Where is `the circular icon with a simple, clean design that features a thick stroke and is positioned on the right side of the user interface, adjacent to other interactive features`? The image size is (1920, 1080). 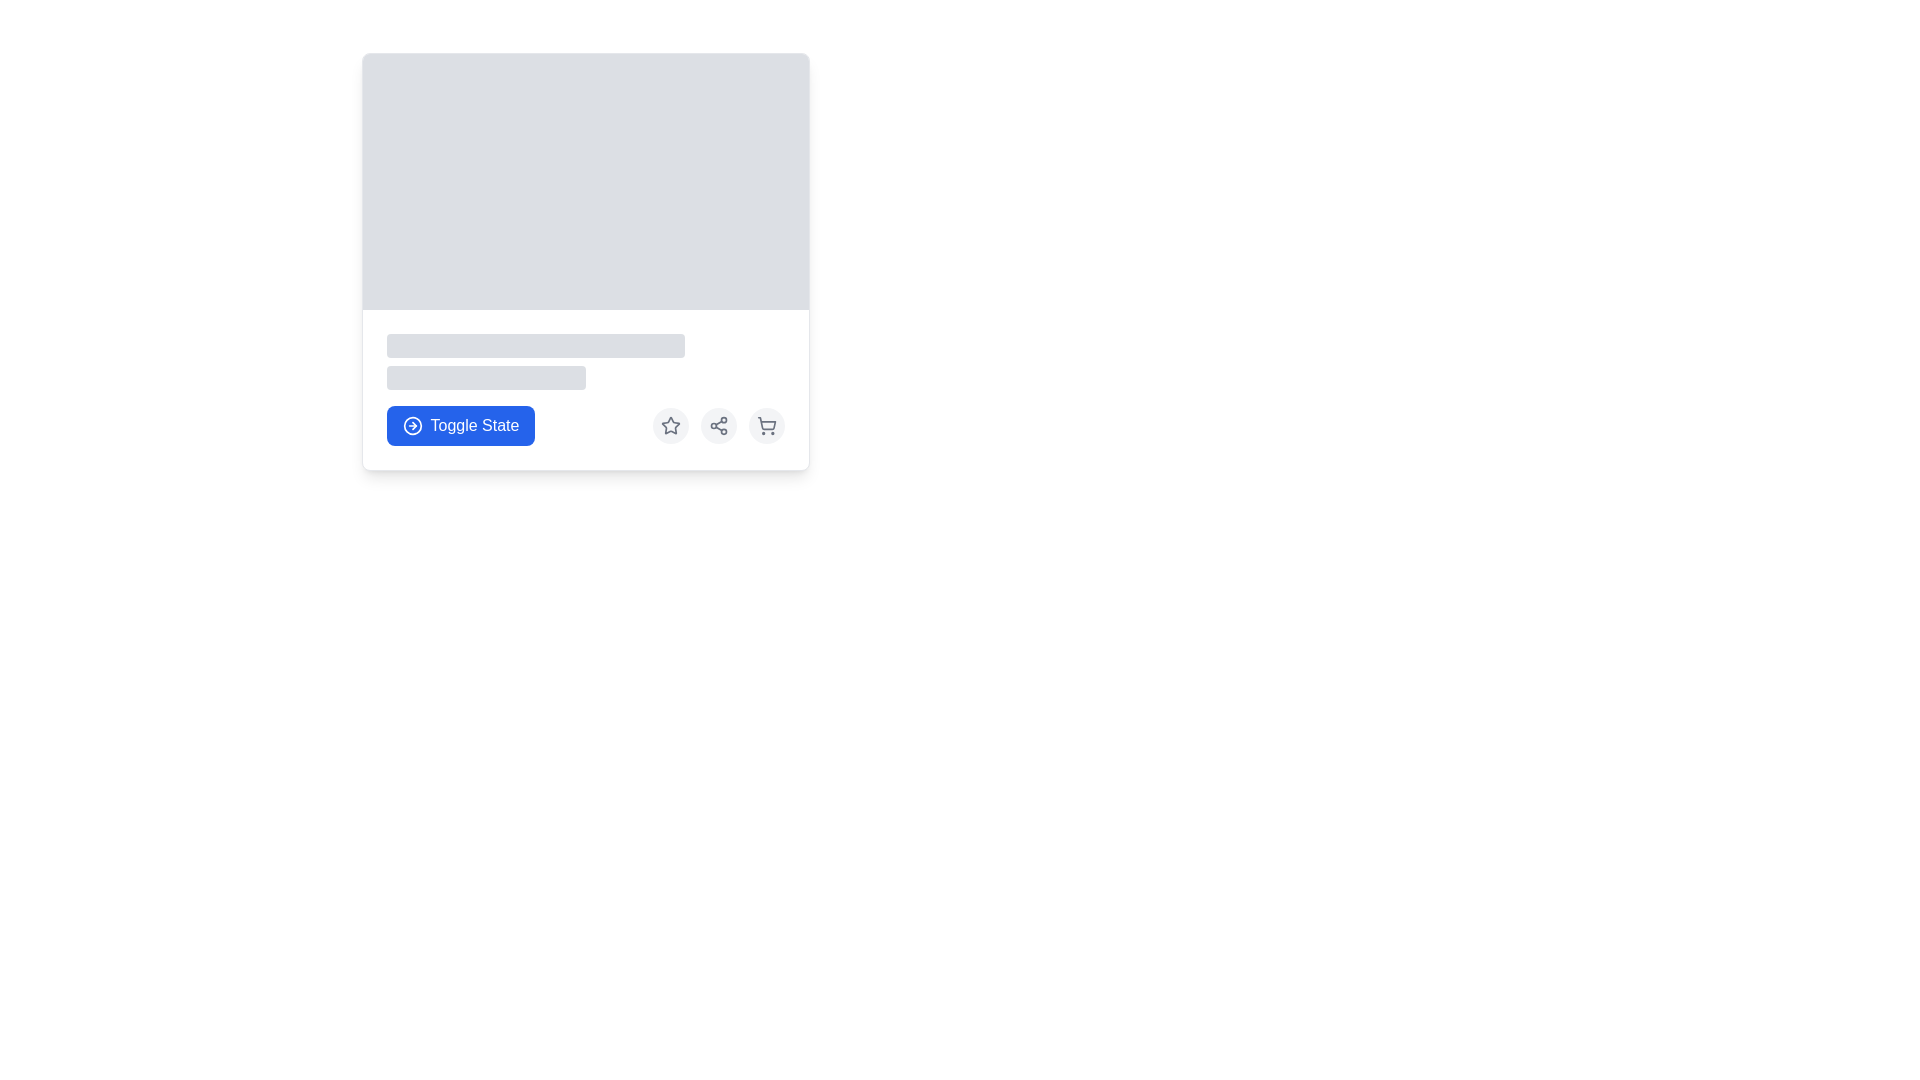 the circular icon with a simple, clean design that features a thick stroke and is positioned on the right side of the user interface, adjacent to other interactive features is located at coordinates (411, 424).